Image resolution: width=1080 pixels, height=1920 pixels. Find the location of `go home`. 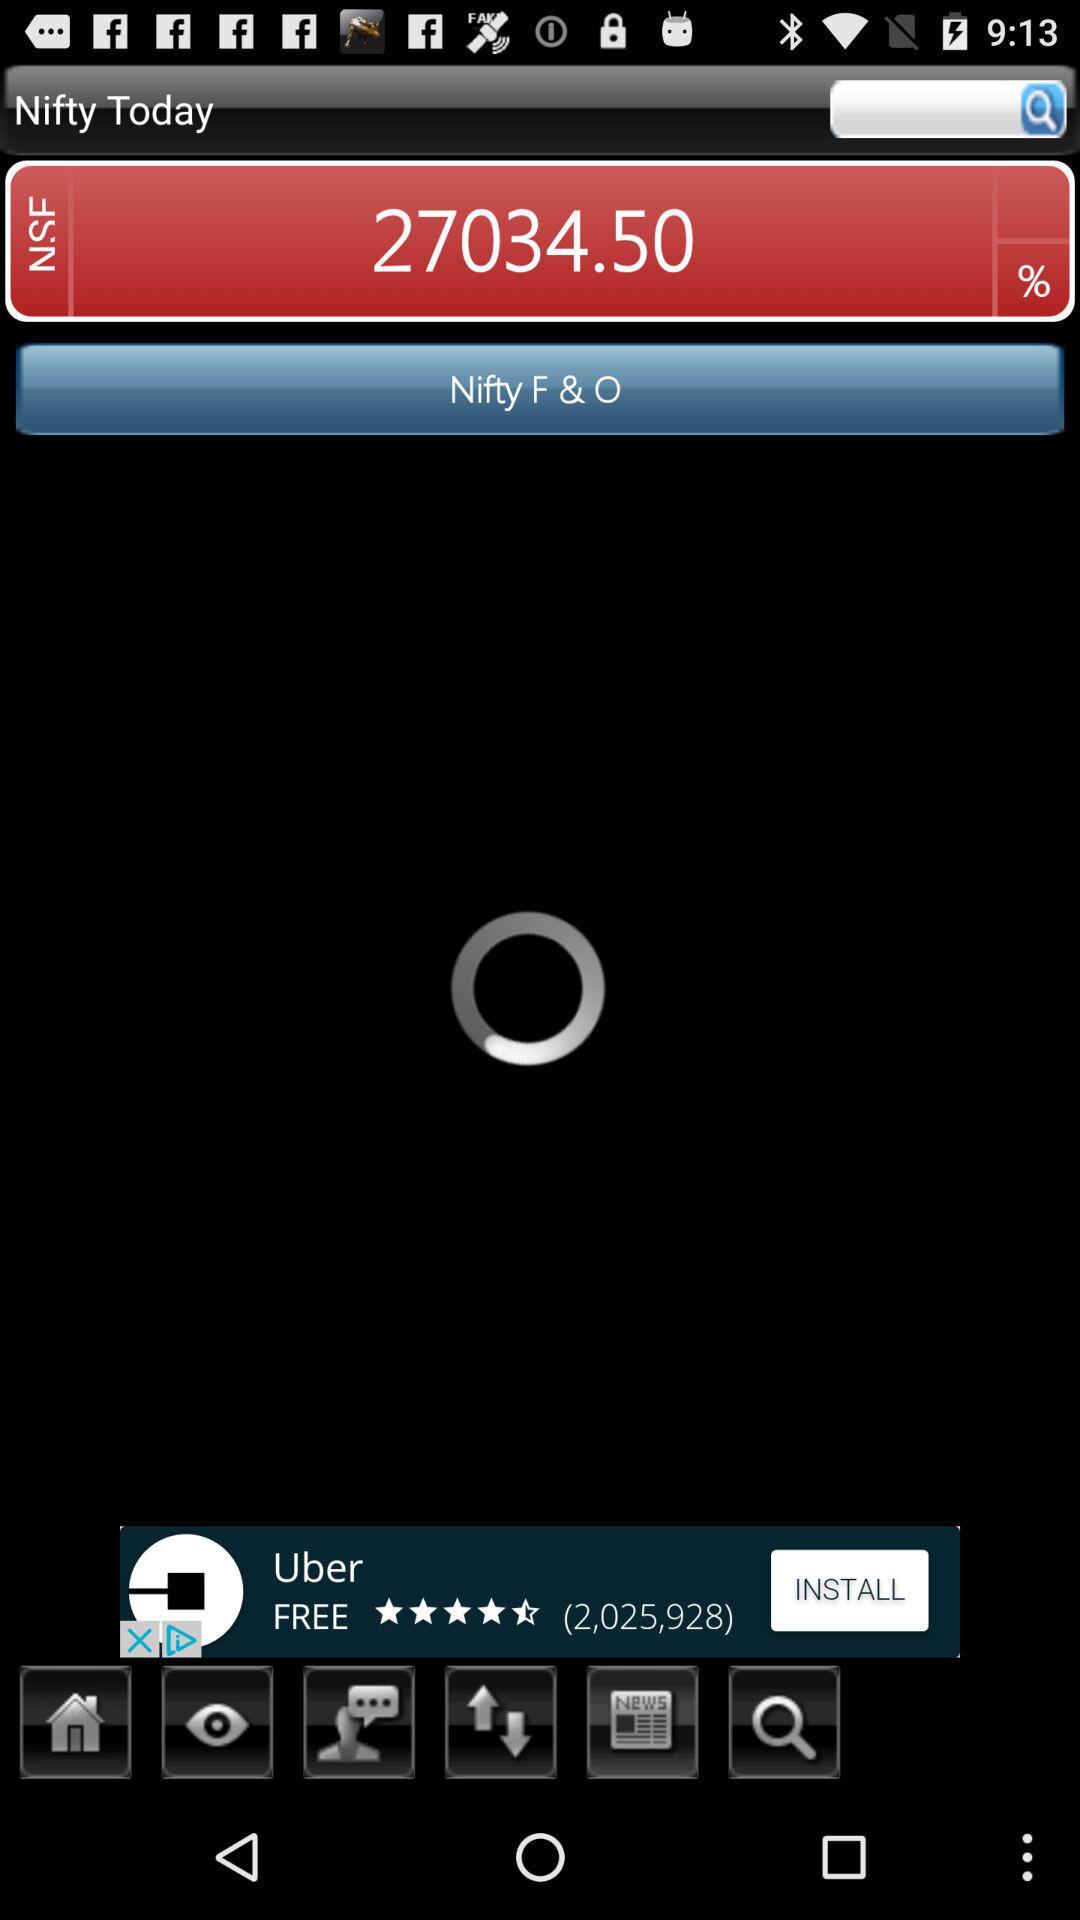

go home is located at coordinates (75, 1727).